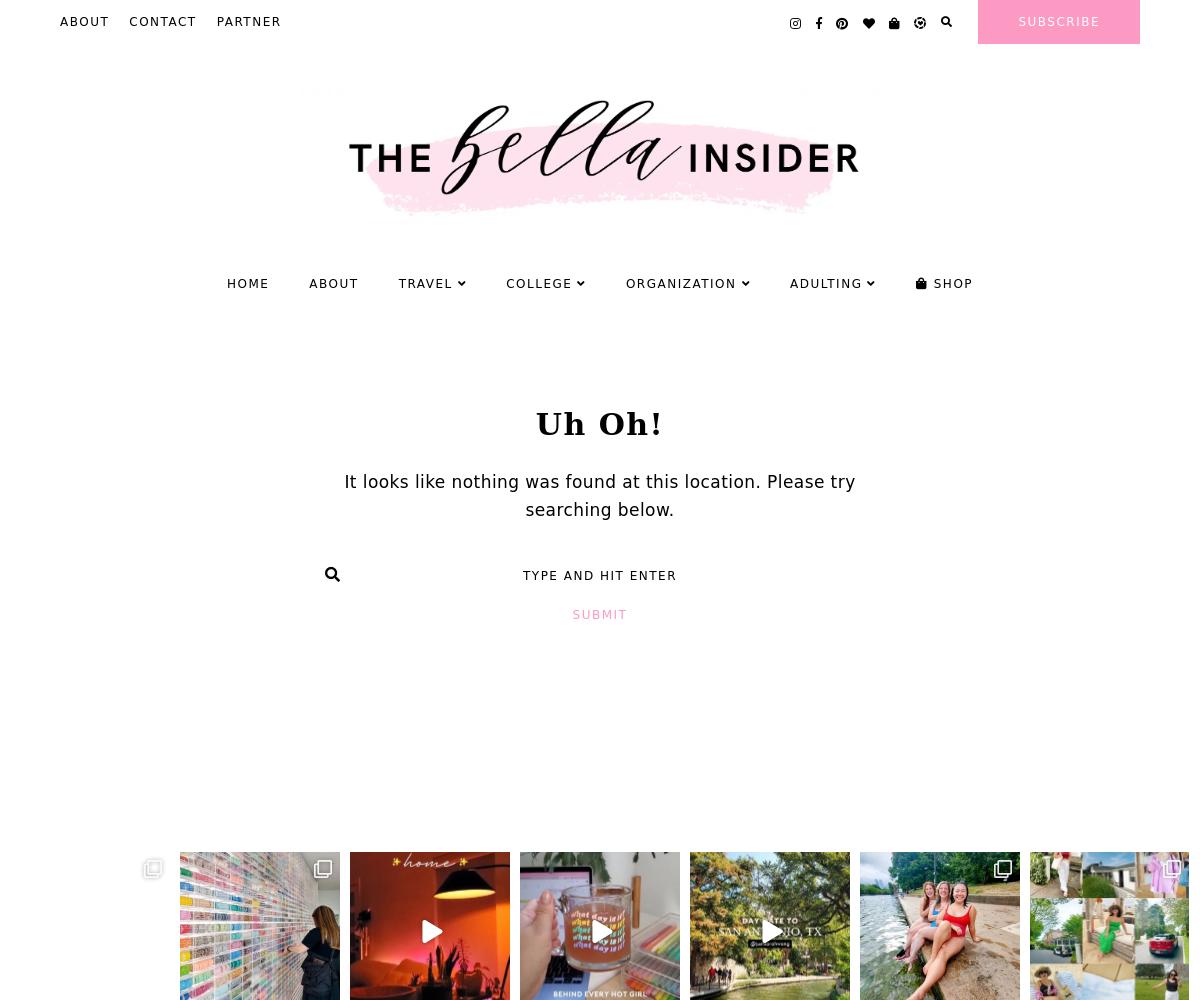 This screenshot has height=1000, width=1200. Describe the element at coordinates (533, 423) in the screenshot. I see `'Uh Oh!'` at that location.